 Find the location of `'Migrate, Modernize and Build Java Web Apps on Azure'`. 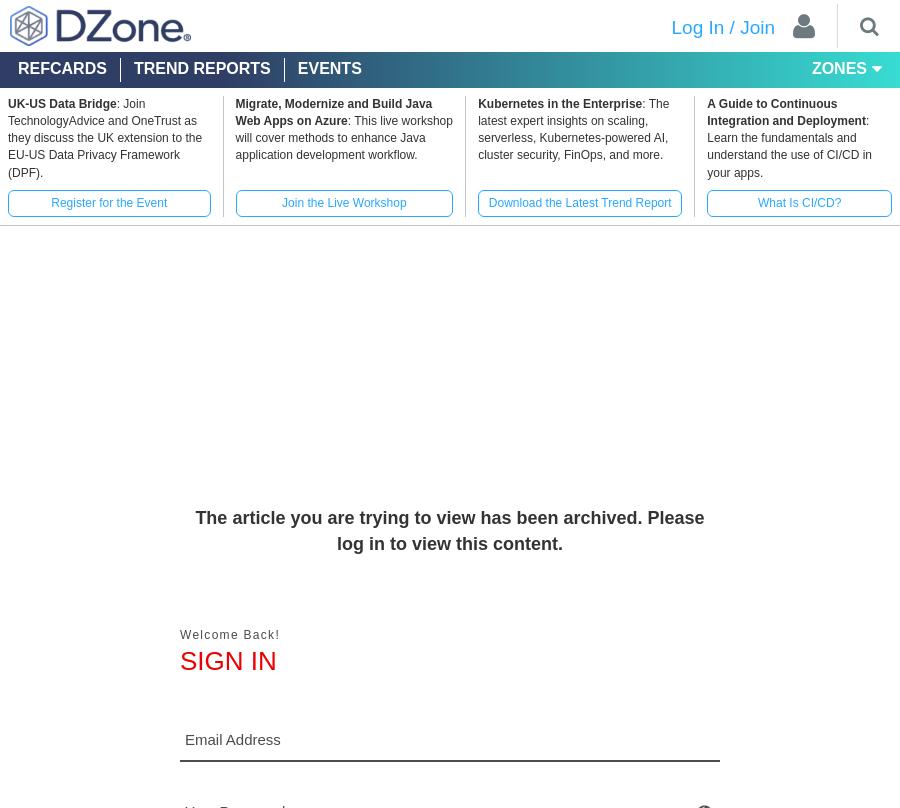

'Migrate, Modernize and Build Java Web Apps on Azure' is located at coordinates (233, 111).